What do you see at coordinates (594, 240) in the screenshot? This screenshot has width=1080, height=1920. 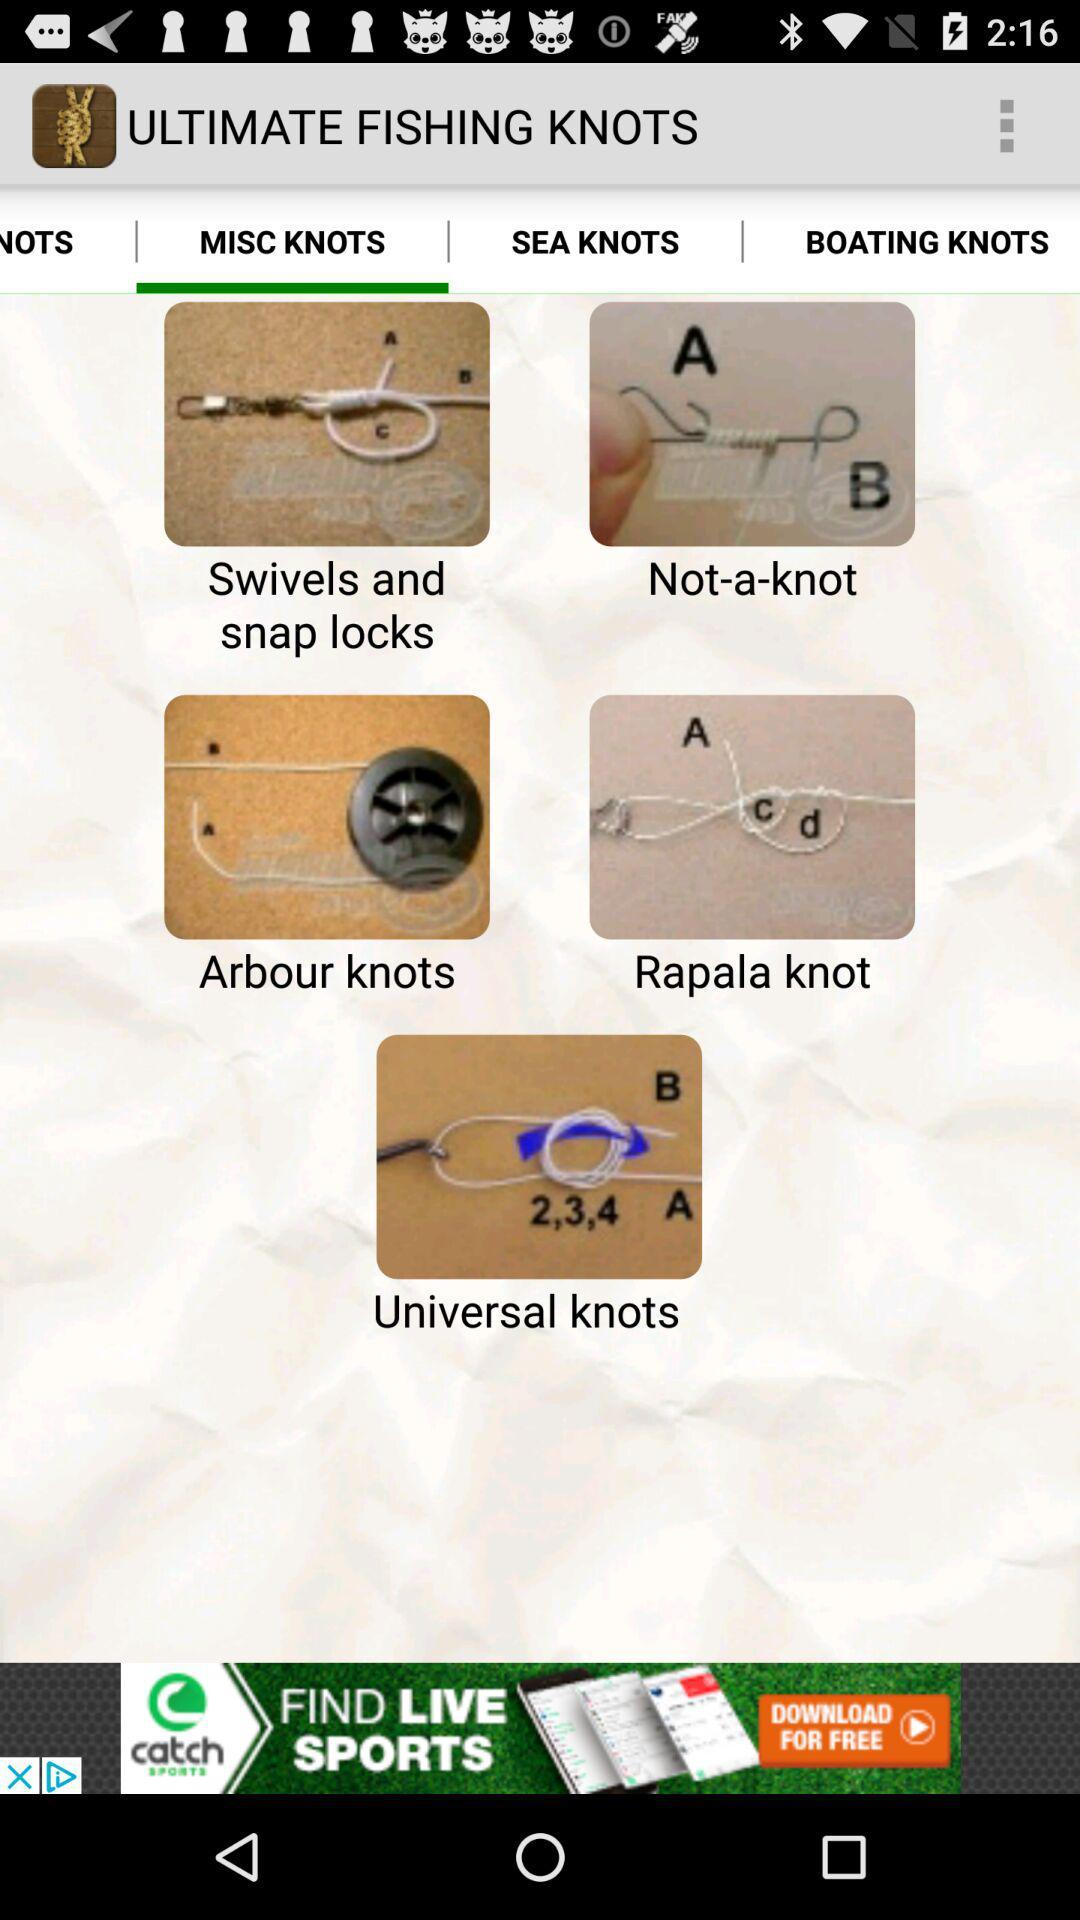 I see `the app next to misc knots` at bounding box center [594, 240].